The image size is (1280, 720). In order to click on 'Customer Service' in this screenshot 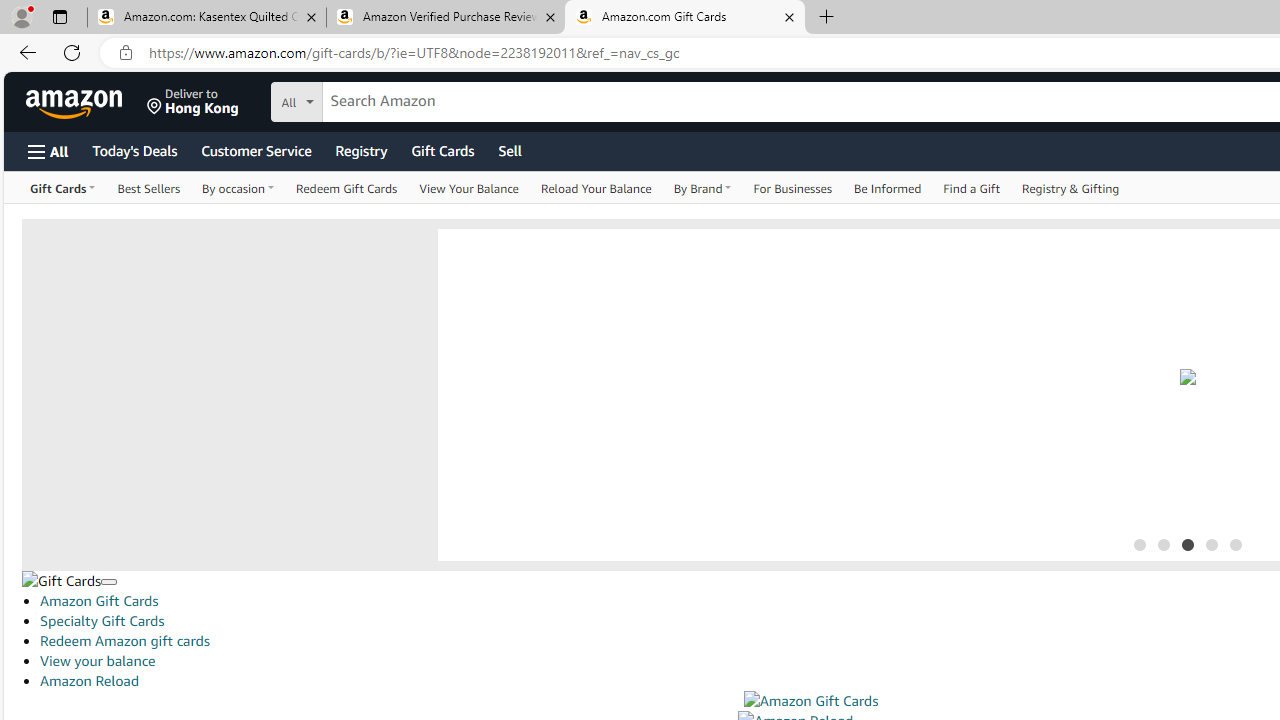, I will do `click(255, 149)`.